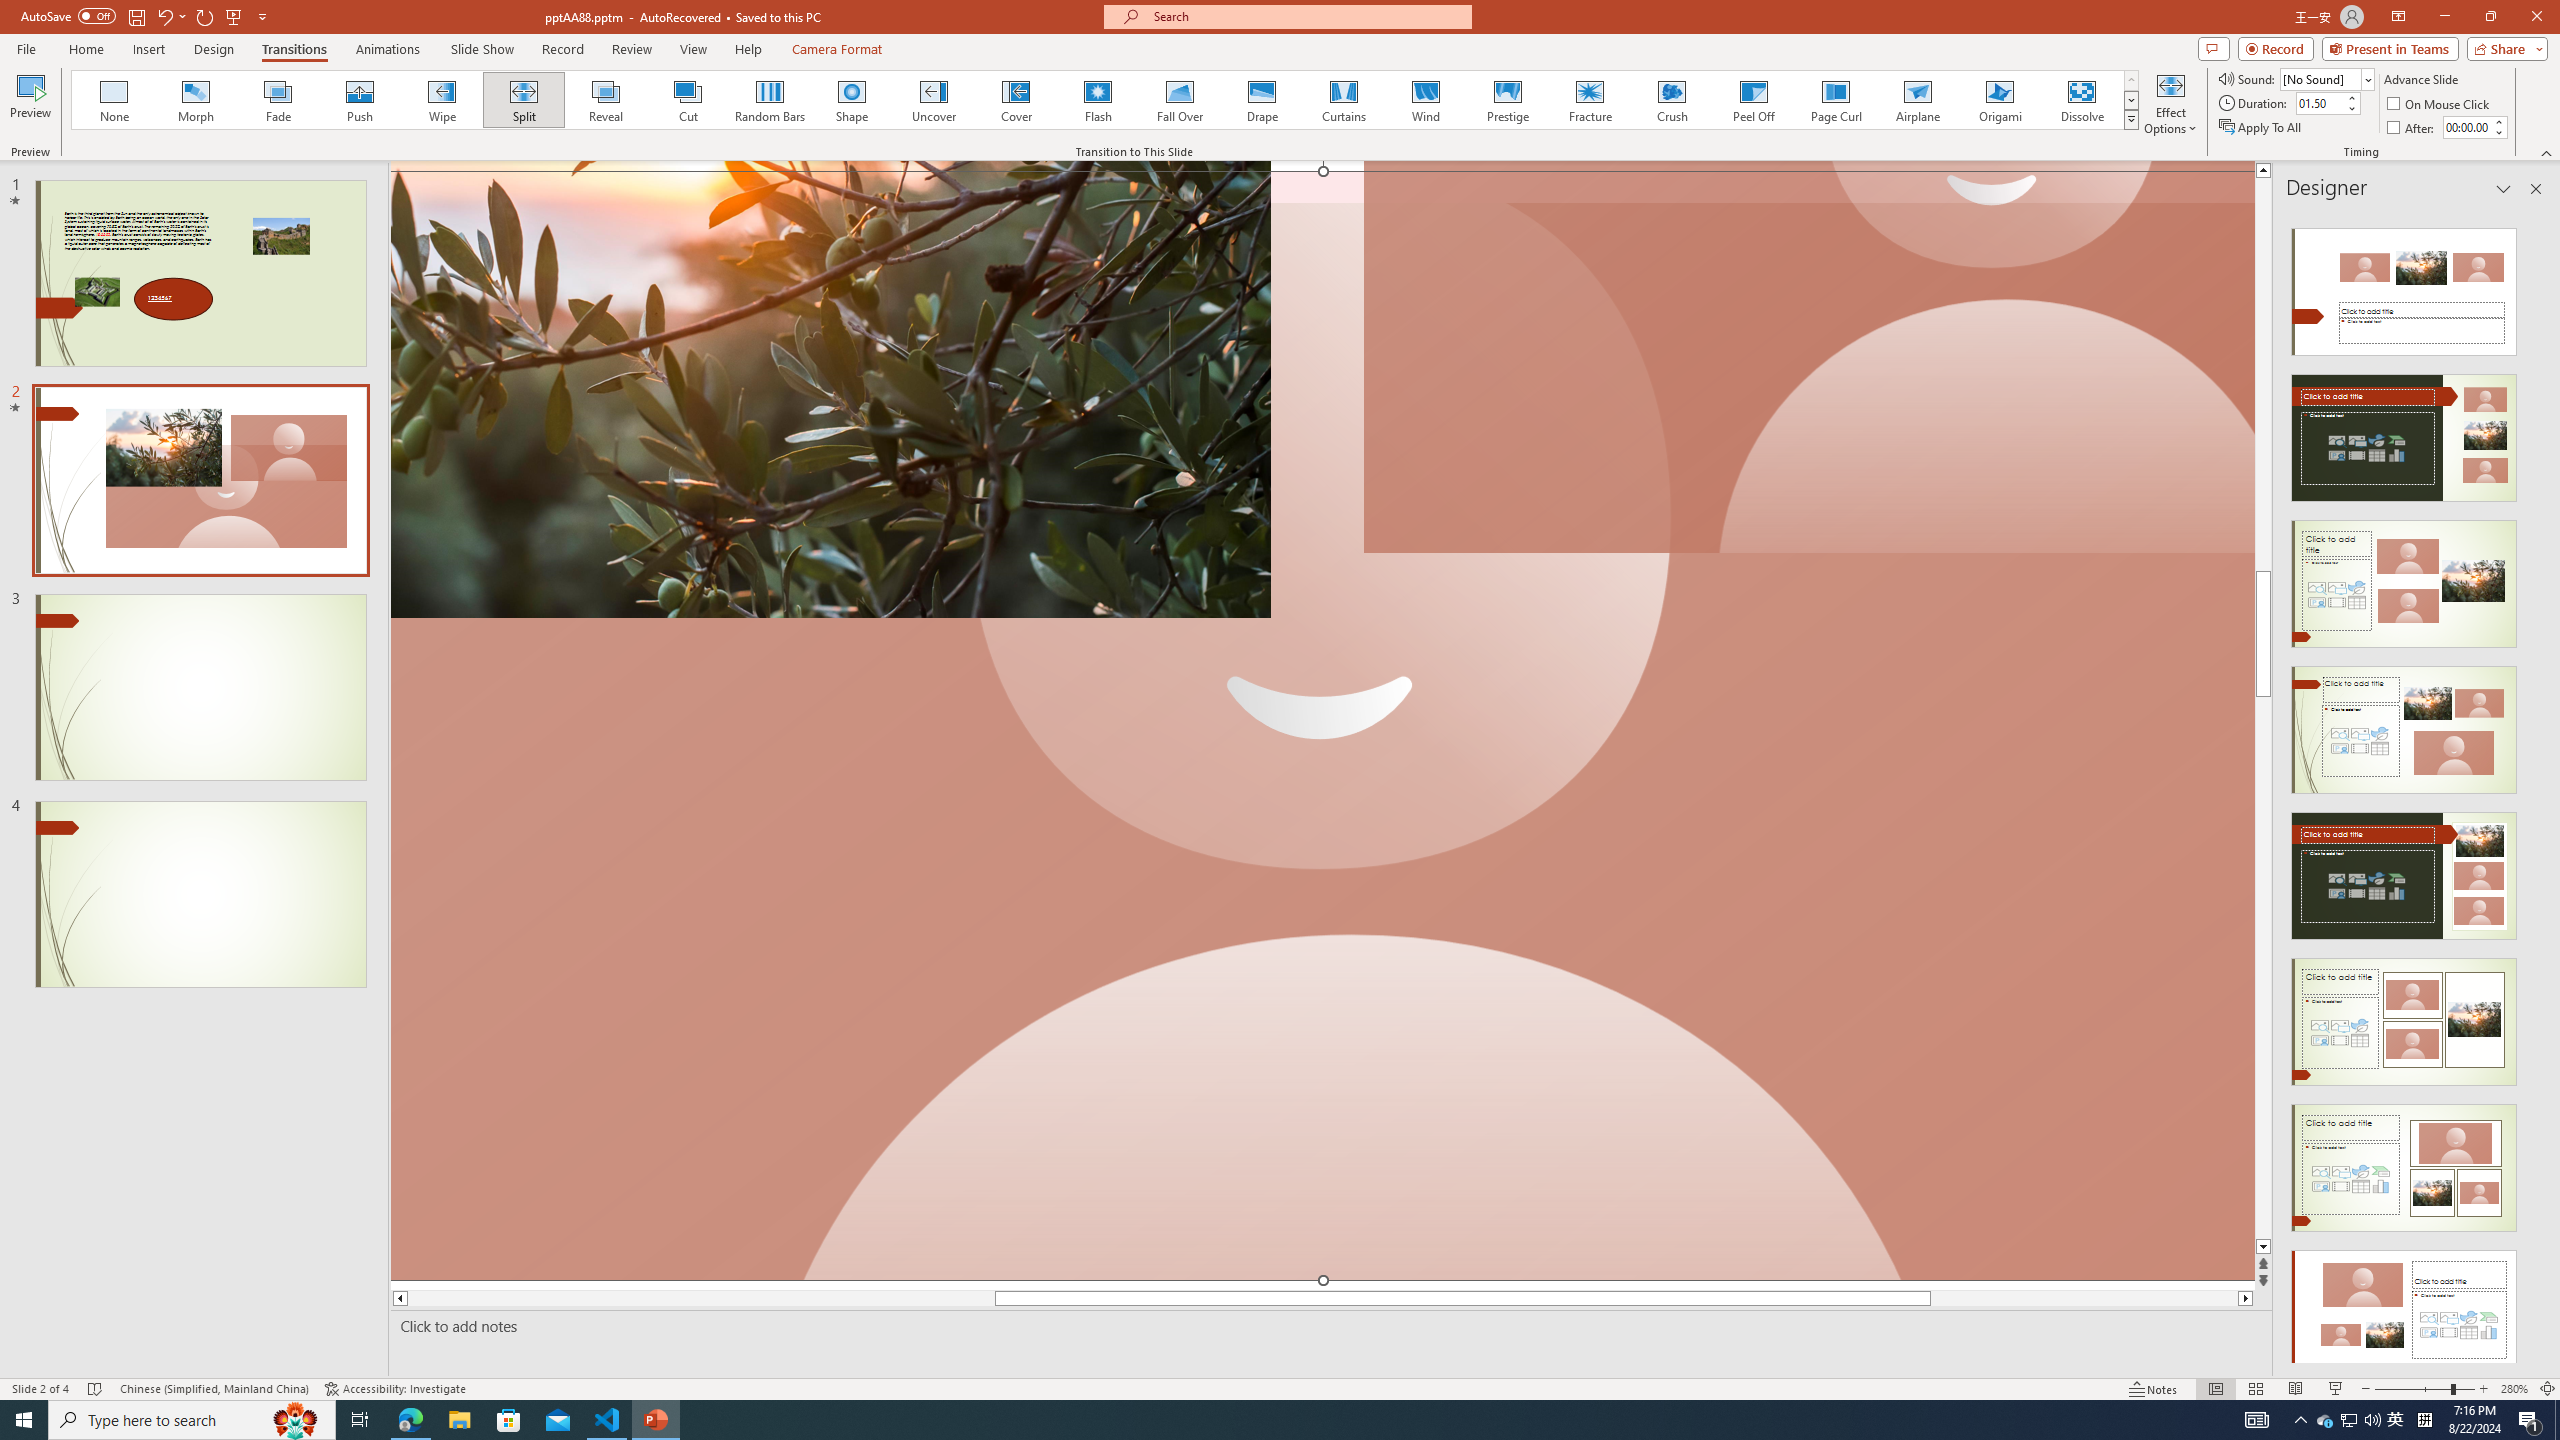 This screenshot has height=1440, width=2560. Describe the element at coordinates (2533, 786) in the screenshot. I see `'Class: NetUIScrollBar'` at that location.